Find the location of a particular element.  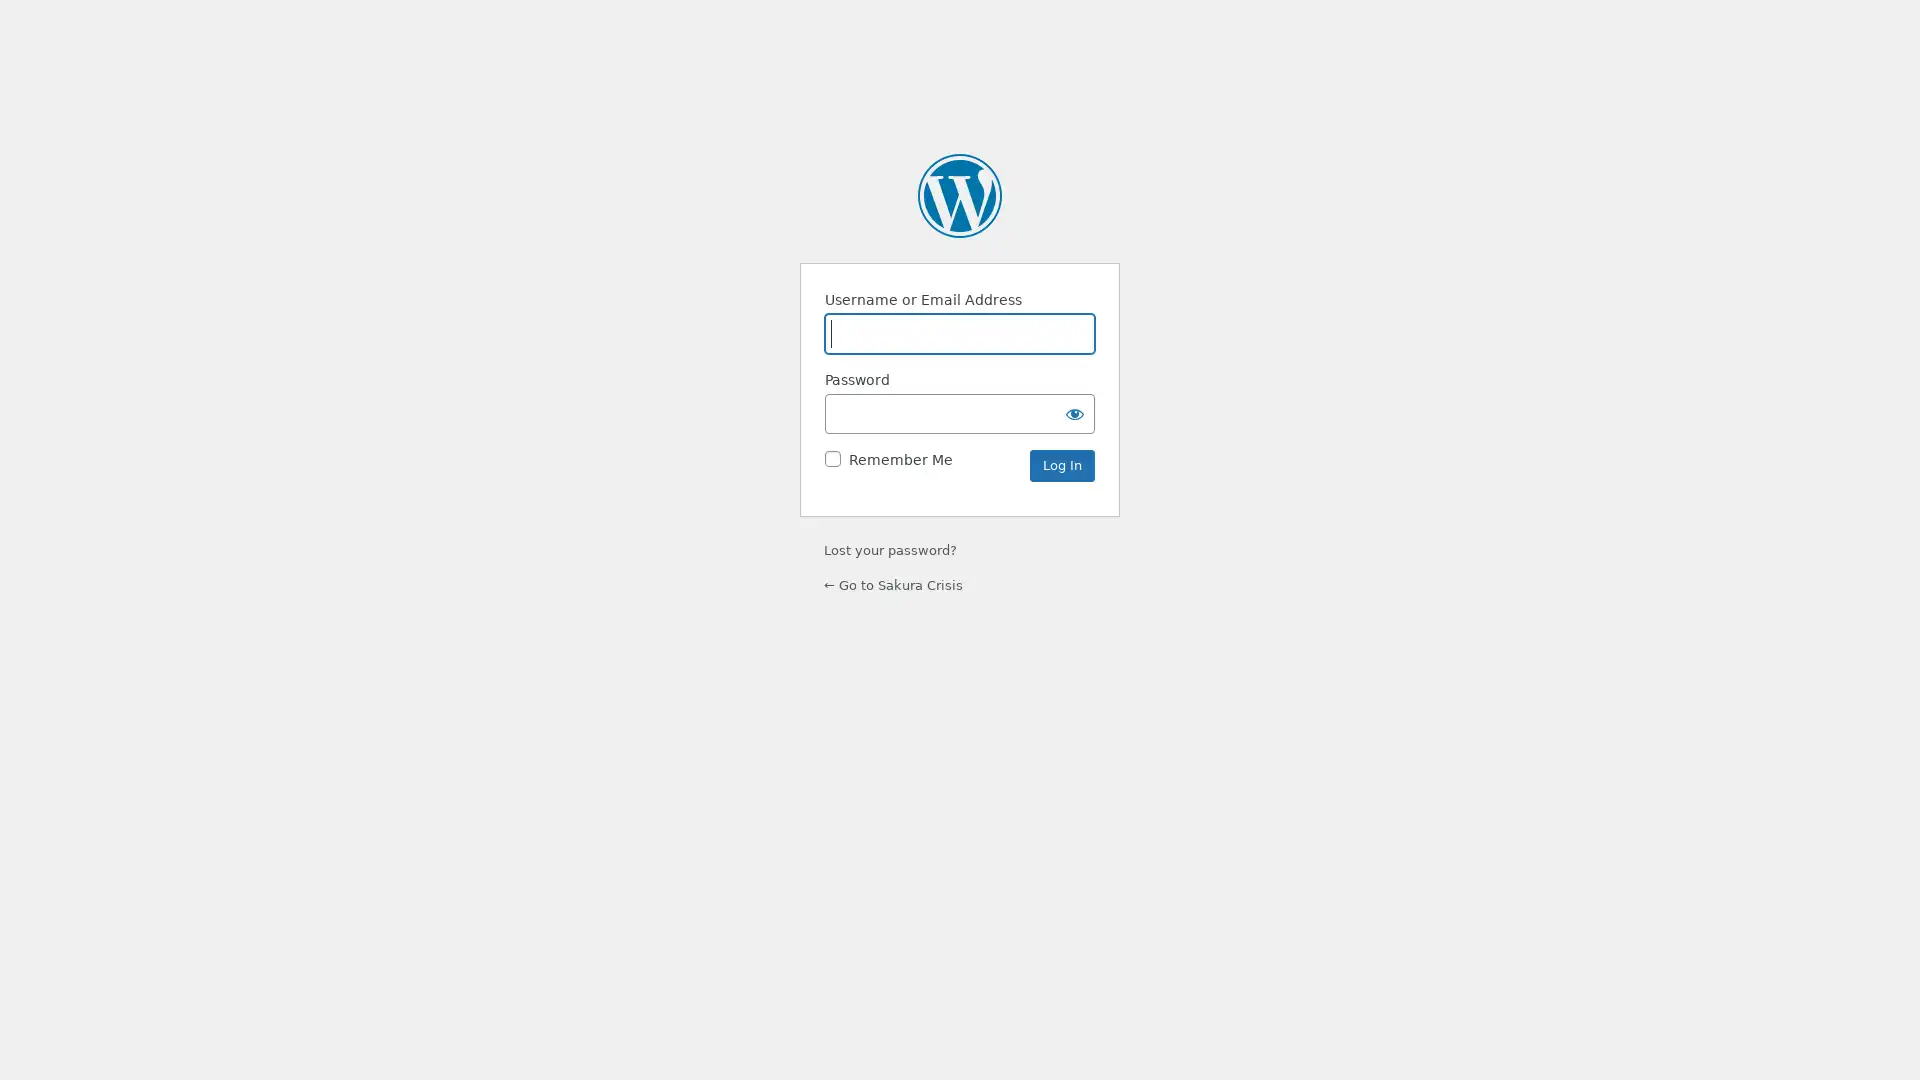

Show password is located at coordinates (1074, 411).